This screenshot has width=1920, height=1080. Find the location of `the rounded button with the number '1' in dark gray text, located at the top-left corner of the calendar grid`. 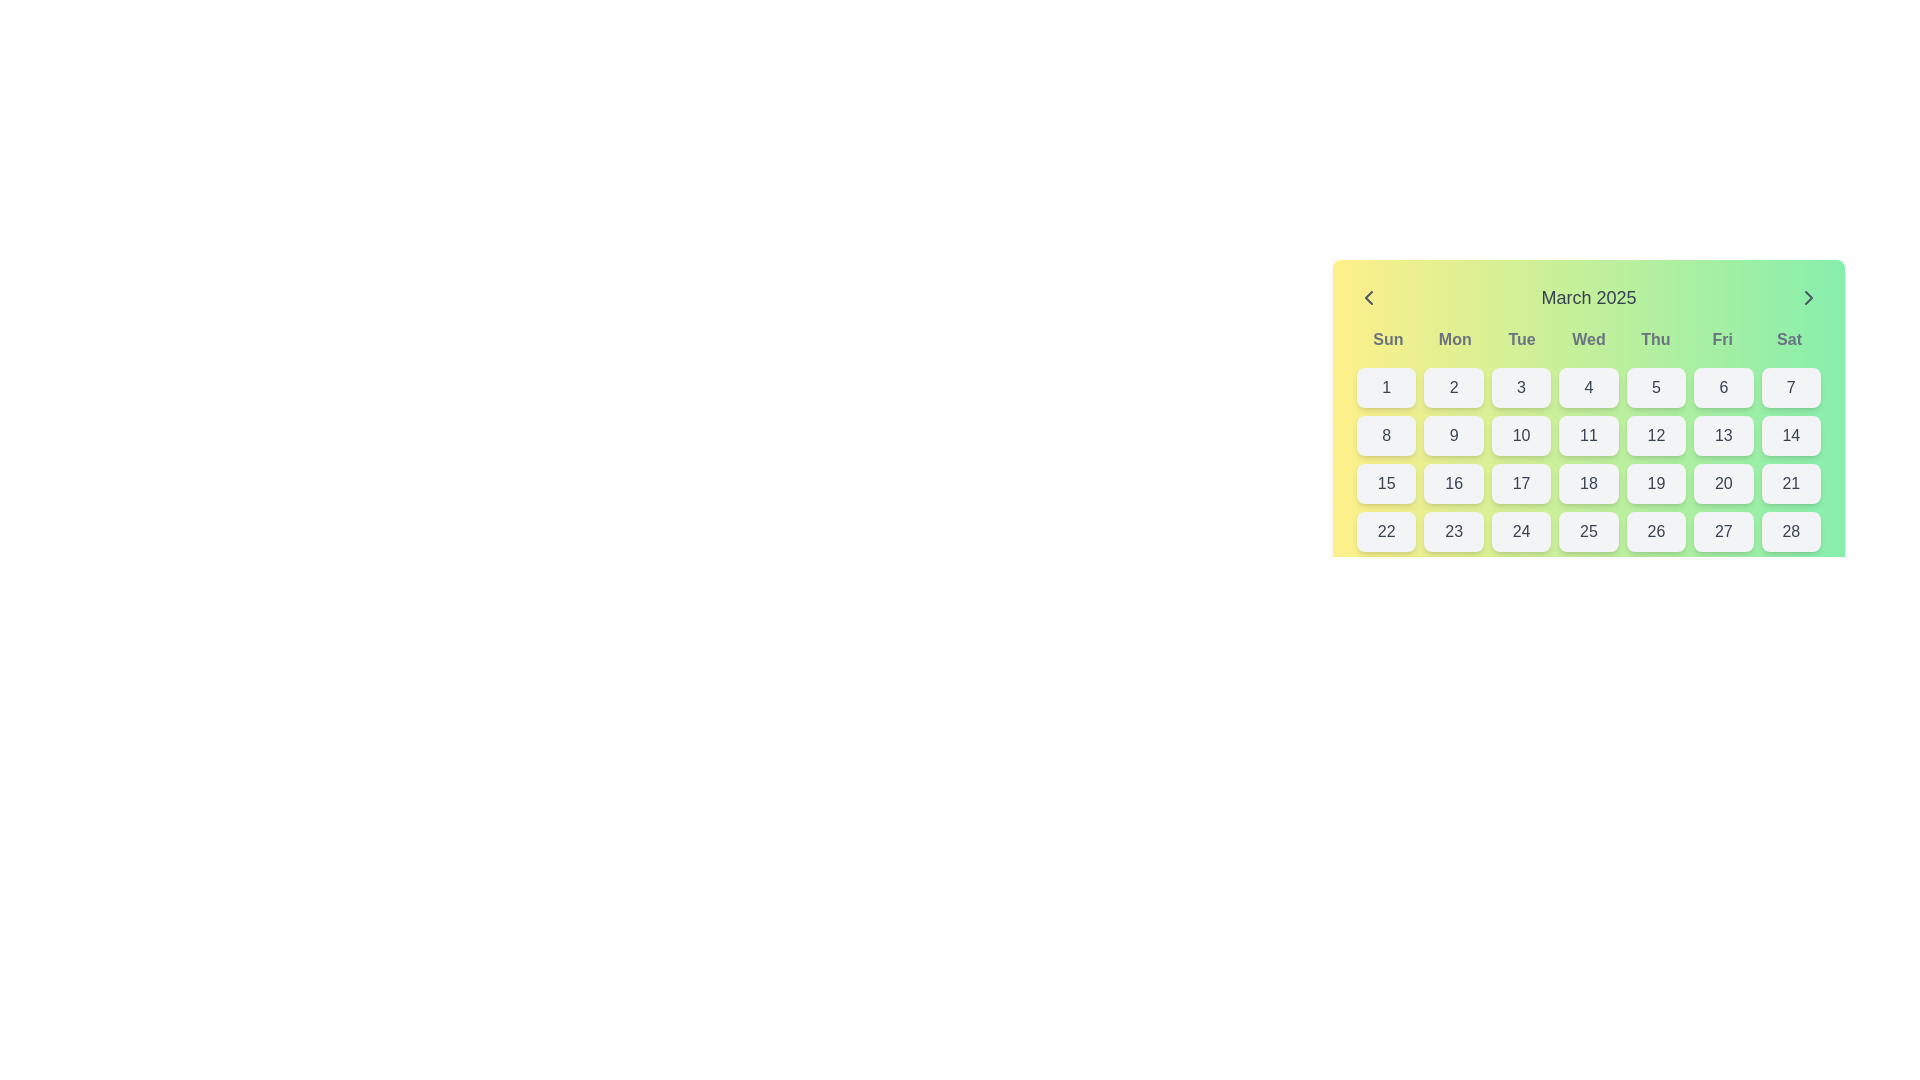

the rounded button with the number '1' in dark gray text, located at the top-left corner of the calendar grid is located at coordinates (1385, 388).